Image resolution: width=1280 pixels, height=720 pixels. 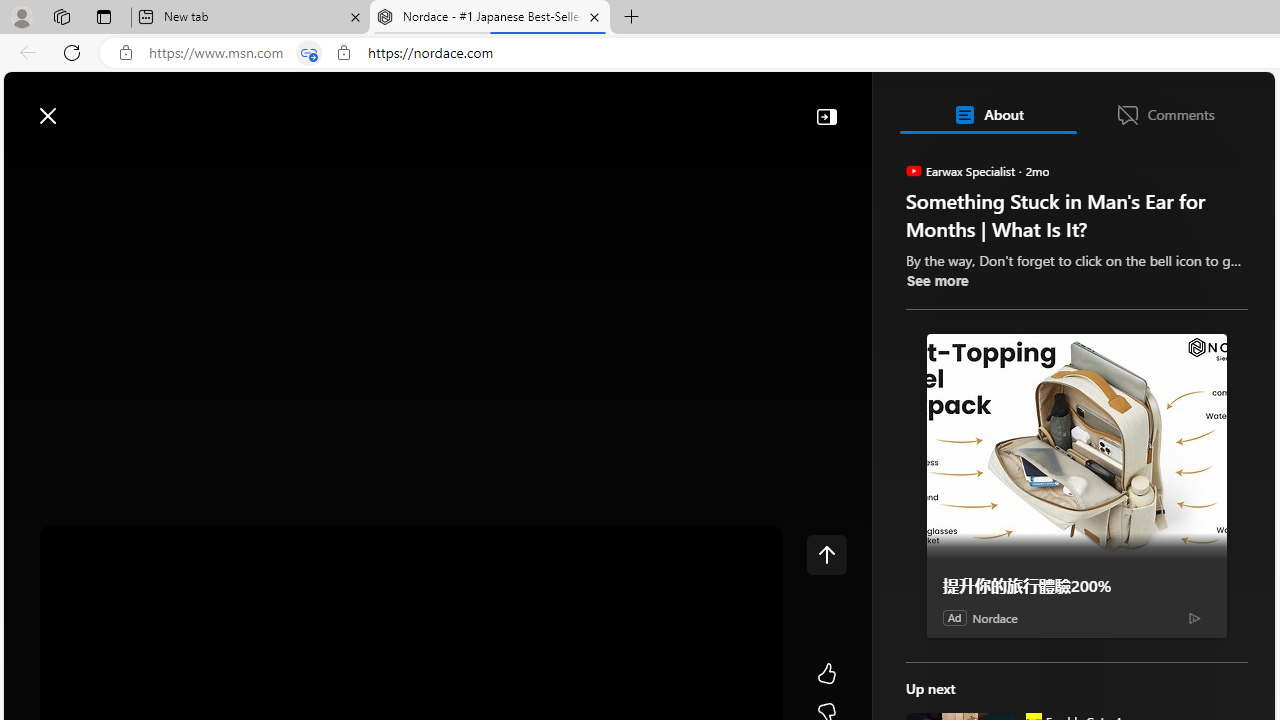 I want to click on 'About', so click(x=987, y=114).